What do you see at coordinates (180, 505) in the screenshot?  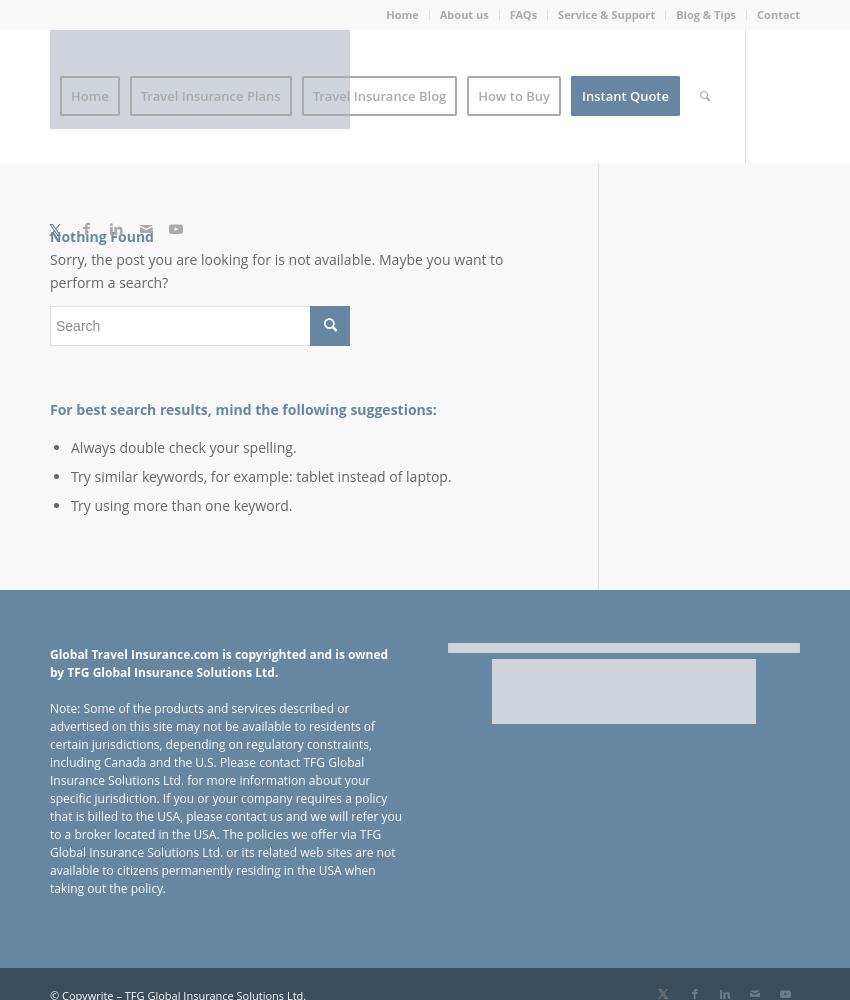 I see `'Try using more than one keyword.'` at bounding box center [180, 505].